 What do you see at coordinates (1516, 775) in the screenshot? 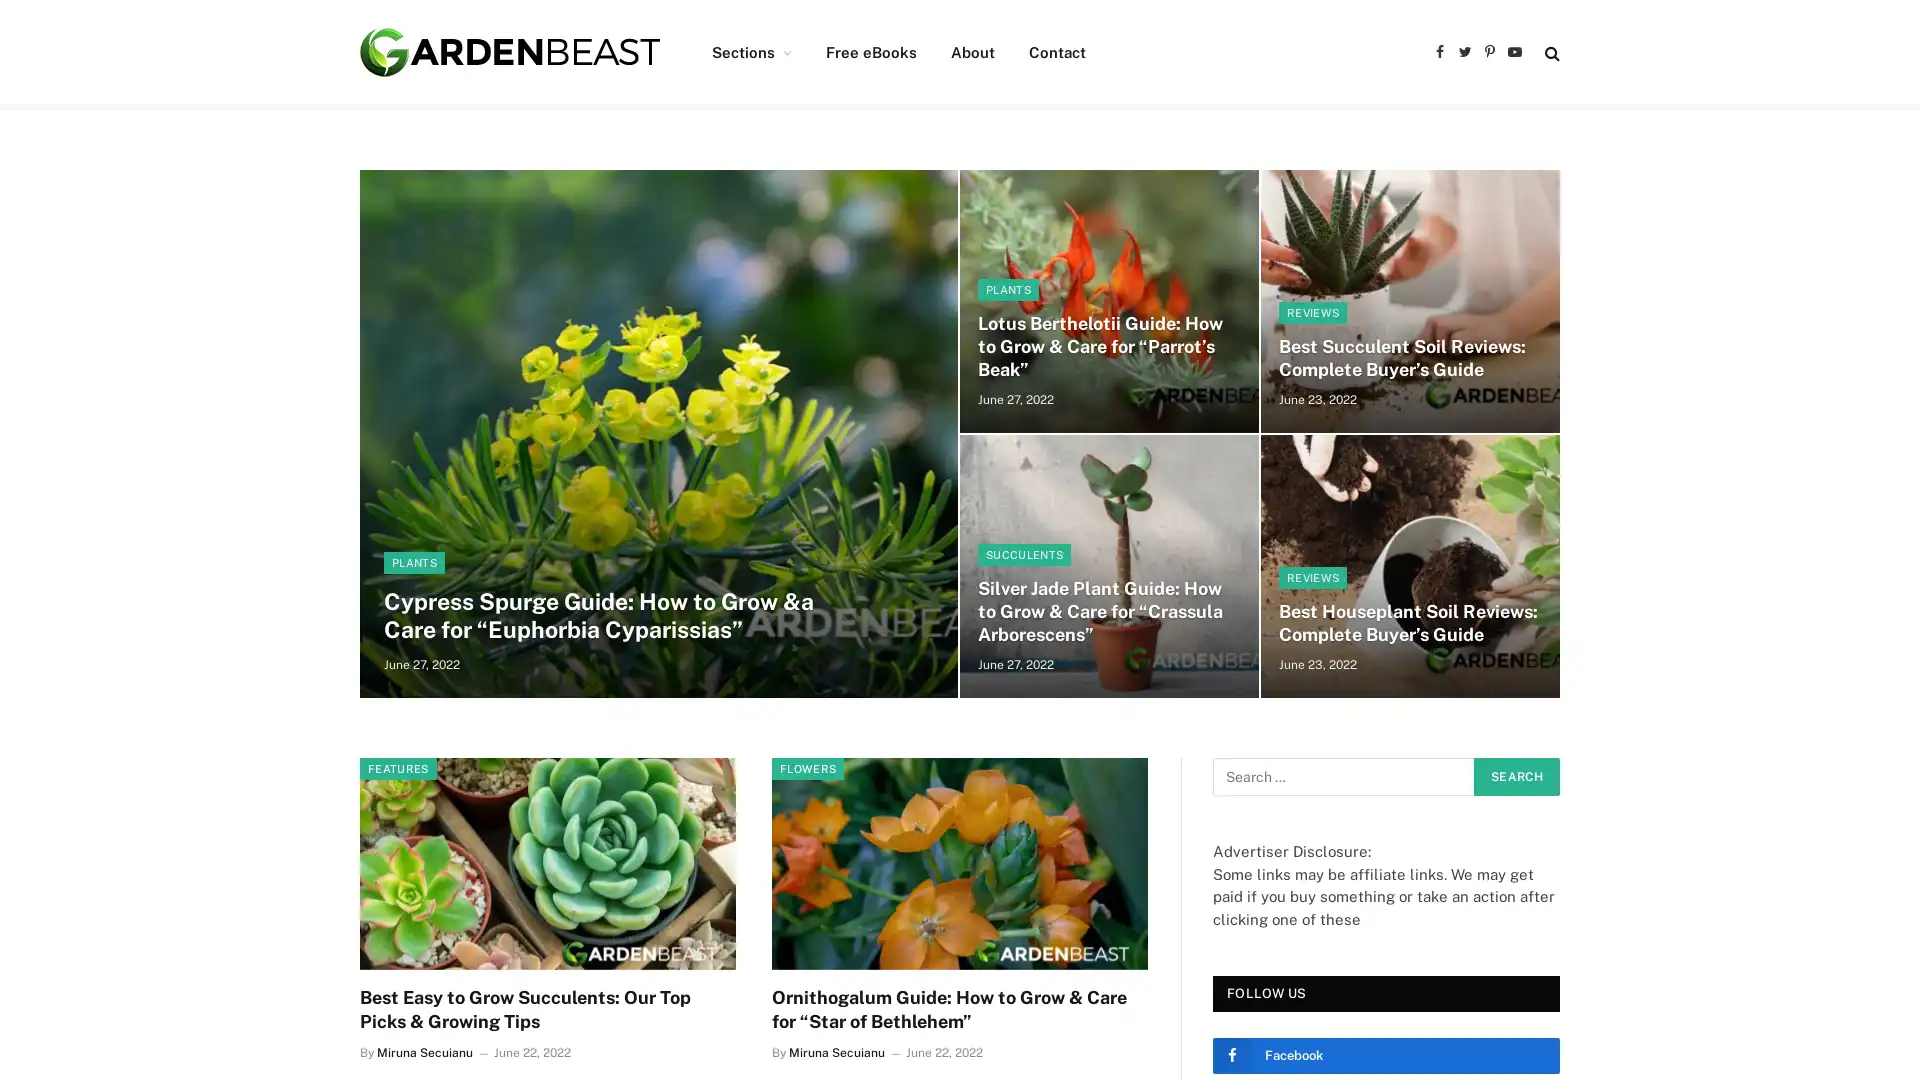
I see `Search` at bounding box center [1516, 775].